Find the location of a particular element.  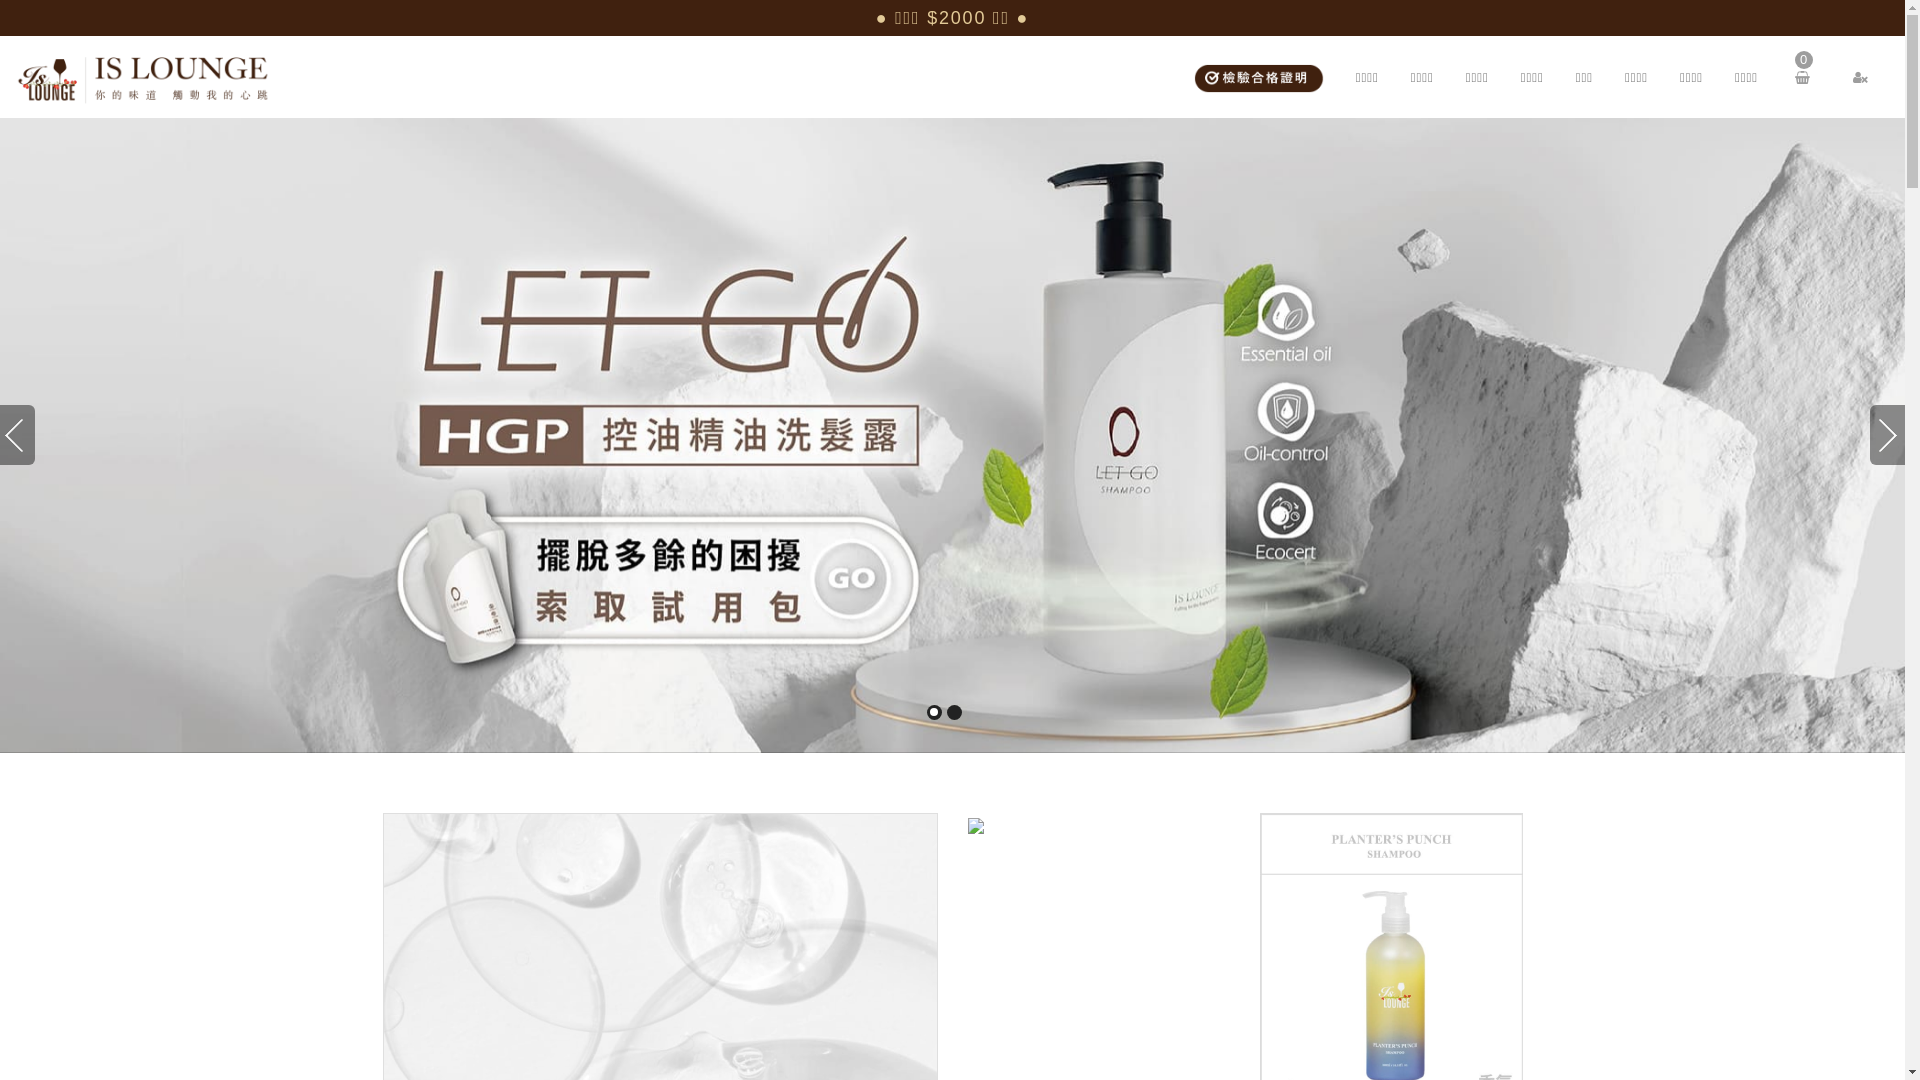

'0' is located at coordinates (1795, 76).